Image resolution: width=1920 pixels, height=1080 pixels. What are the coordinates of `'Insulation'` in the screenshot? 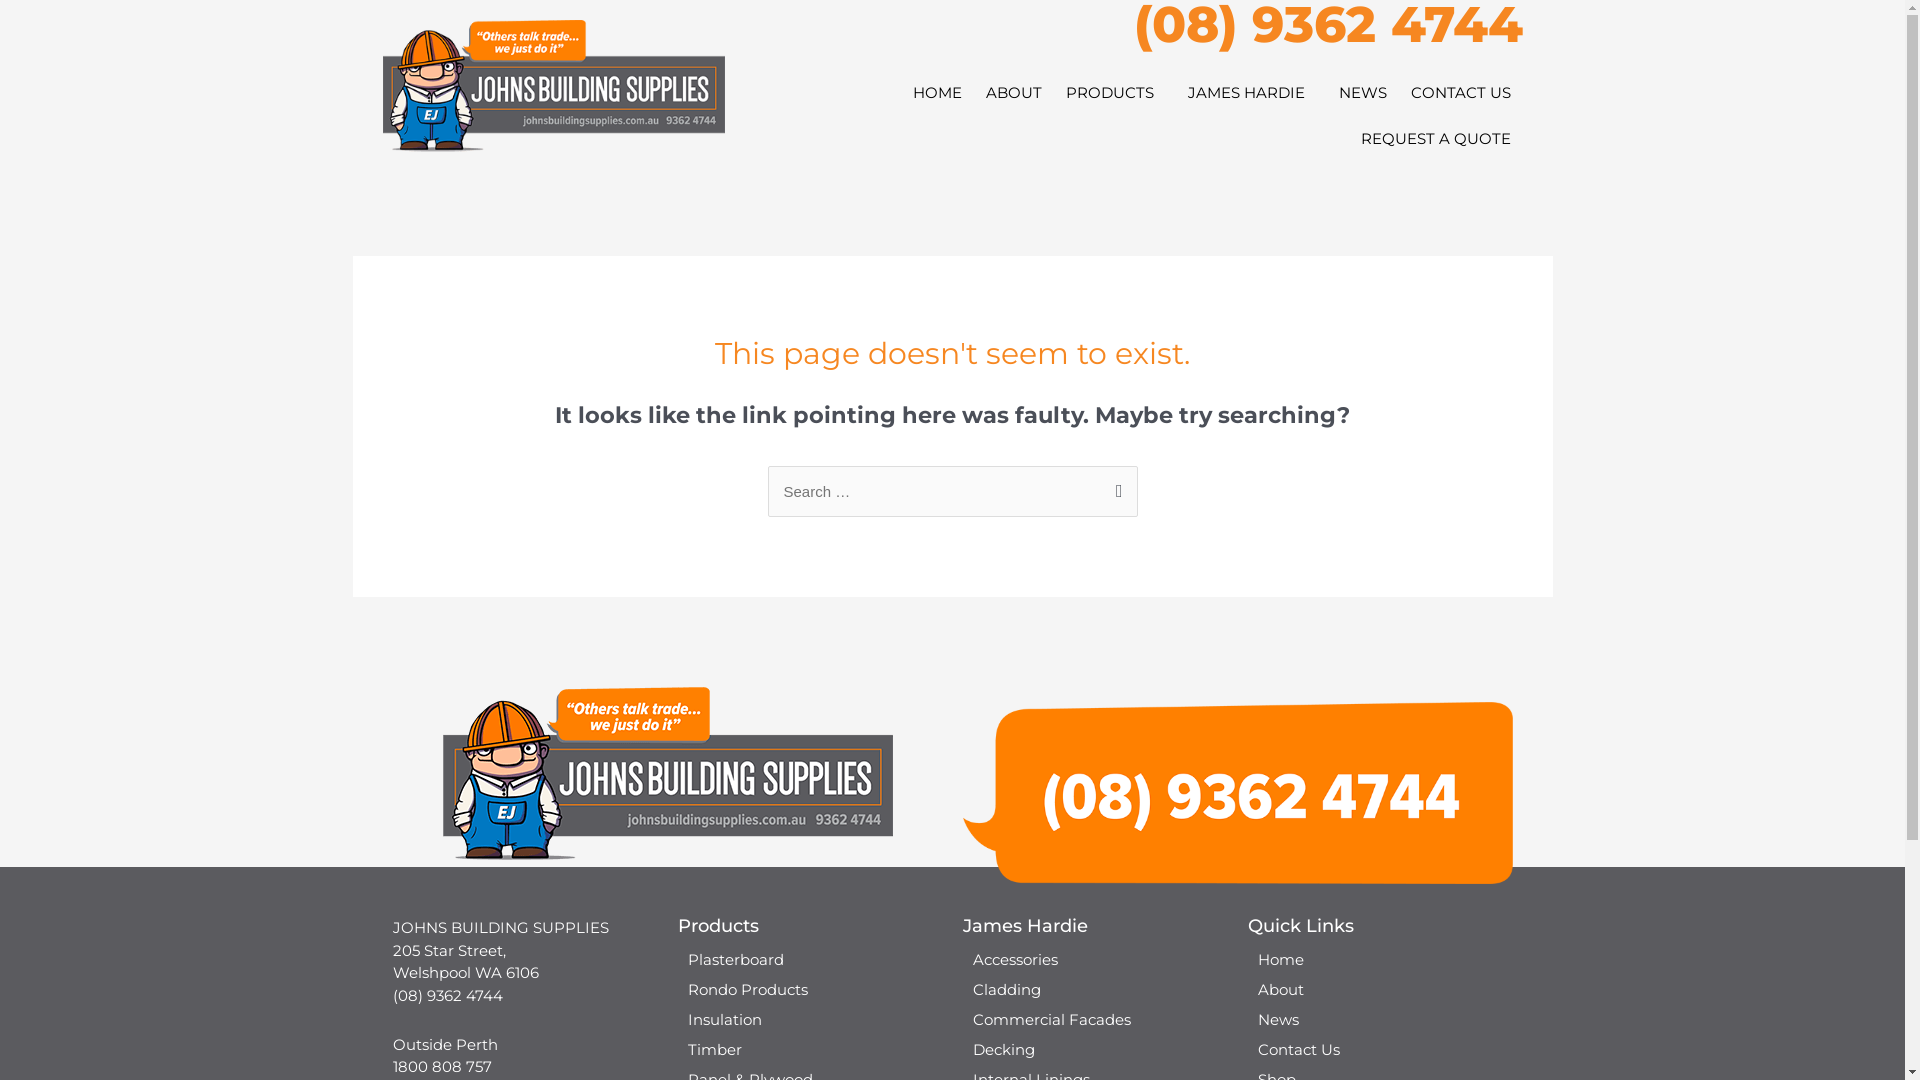 It's located at (810, 1019).